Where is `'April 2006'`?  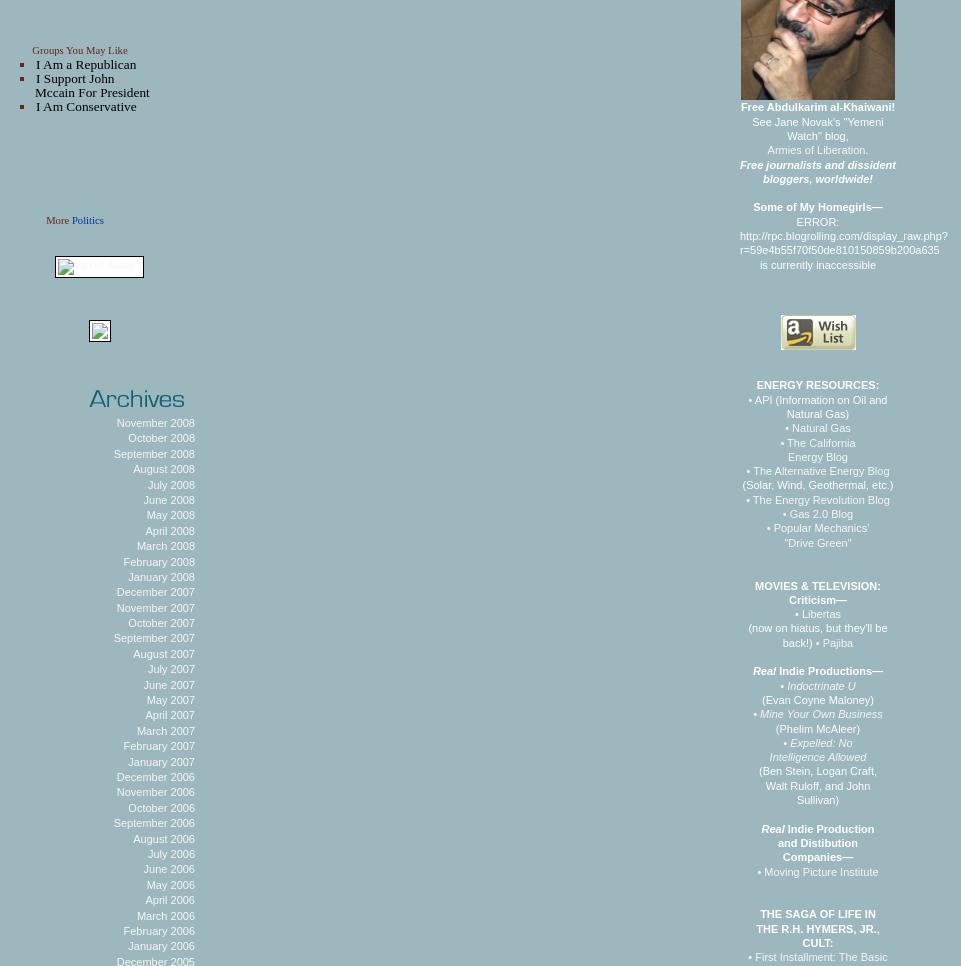
'April 2006' is located at coordinates (144, 899).